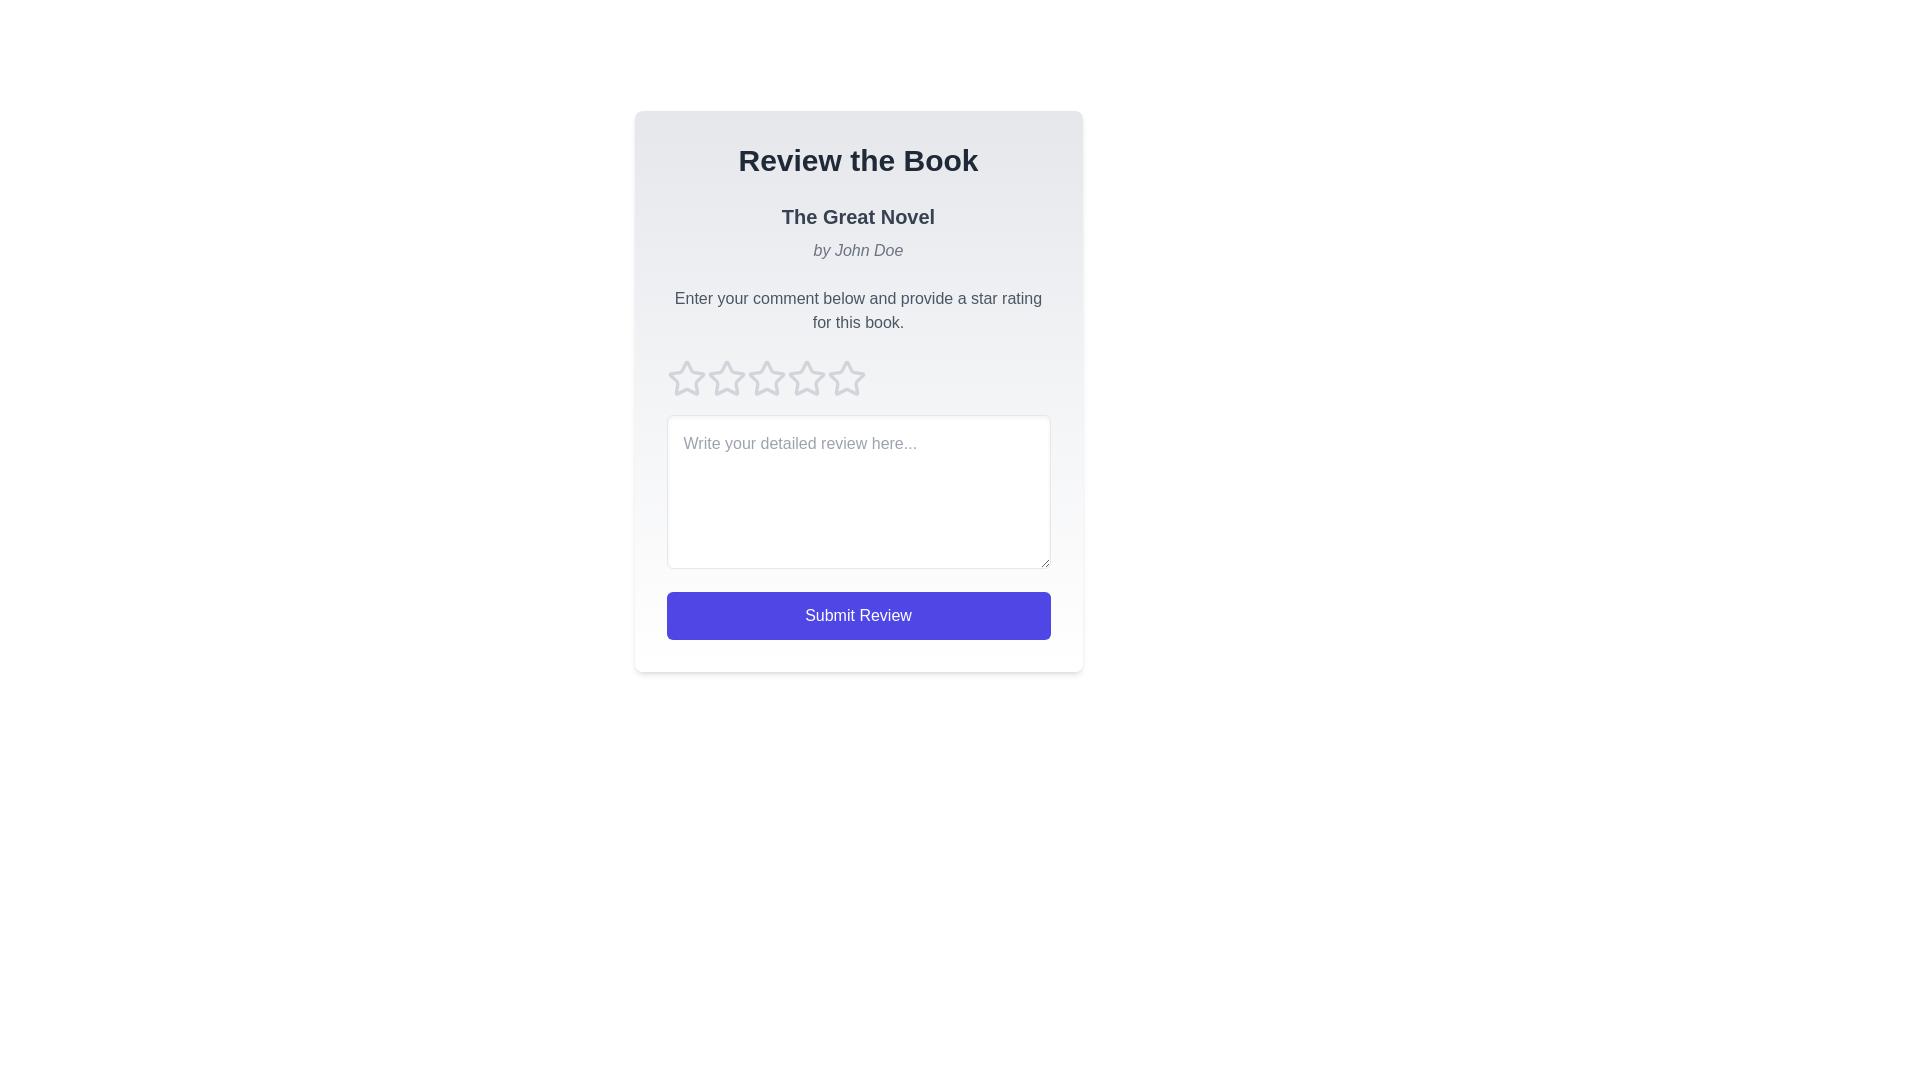  What do you see at coordinates (858, 615) in the screenshot?
I see `the 'Submit Review' button to submit the review` at bounding box center [858, 615].